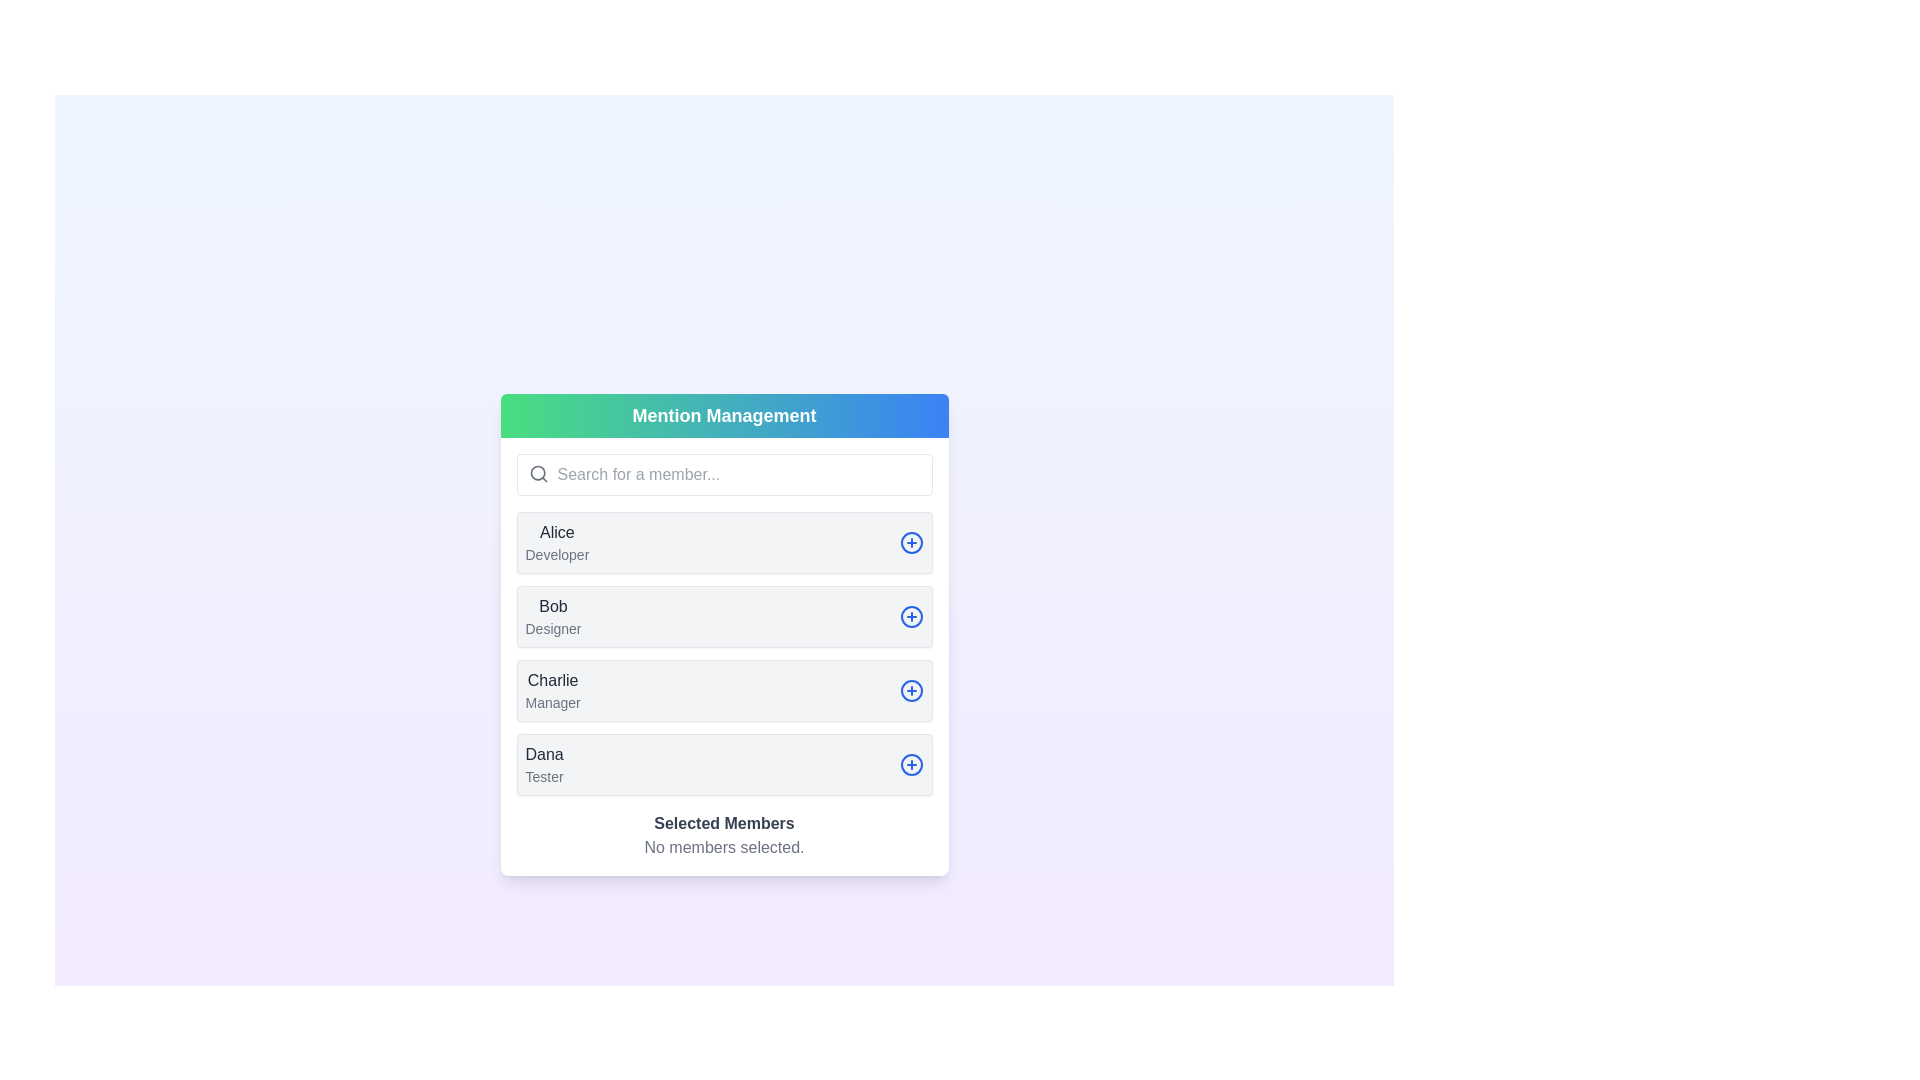  I want to click on the Label element that provides context for the selected members, located above the text 'No members selected.', so click(723, 824).